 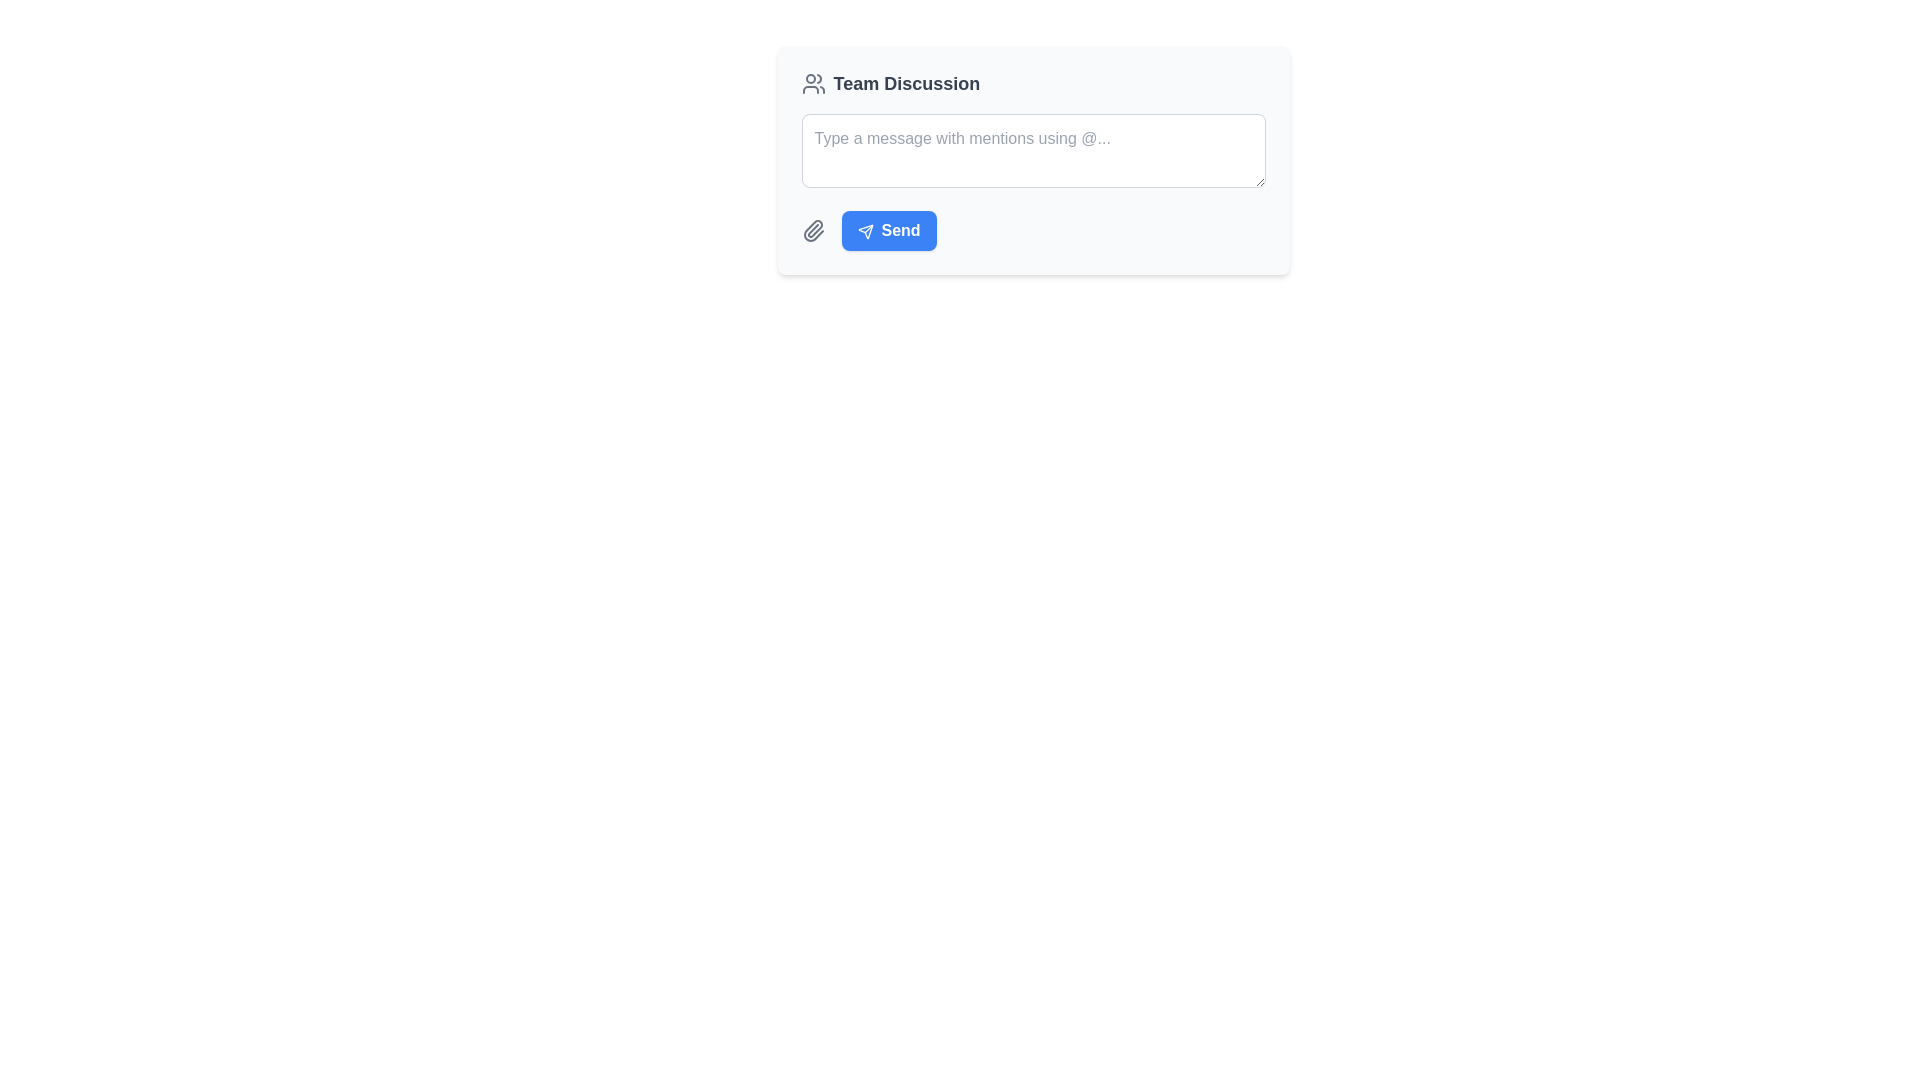 I want to click on the submit button located in the lower-right section of the 'Team Discussion' panel, so click(x=888, y=230).